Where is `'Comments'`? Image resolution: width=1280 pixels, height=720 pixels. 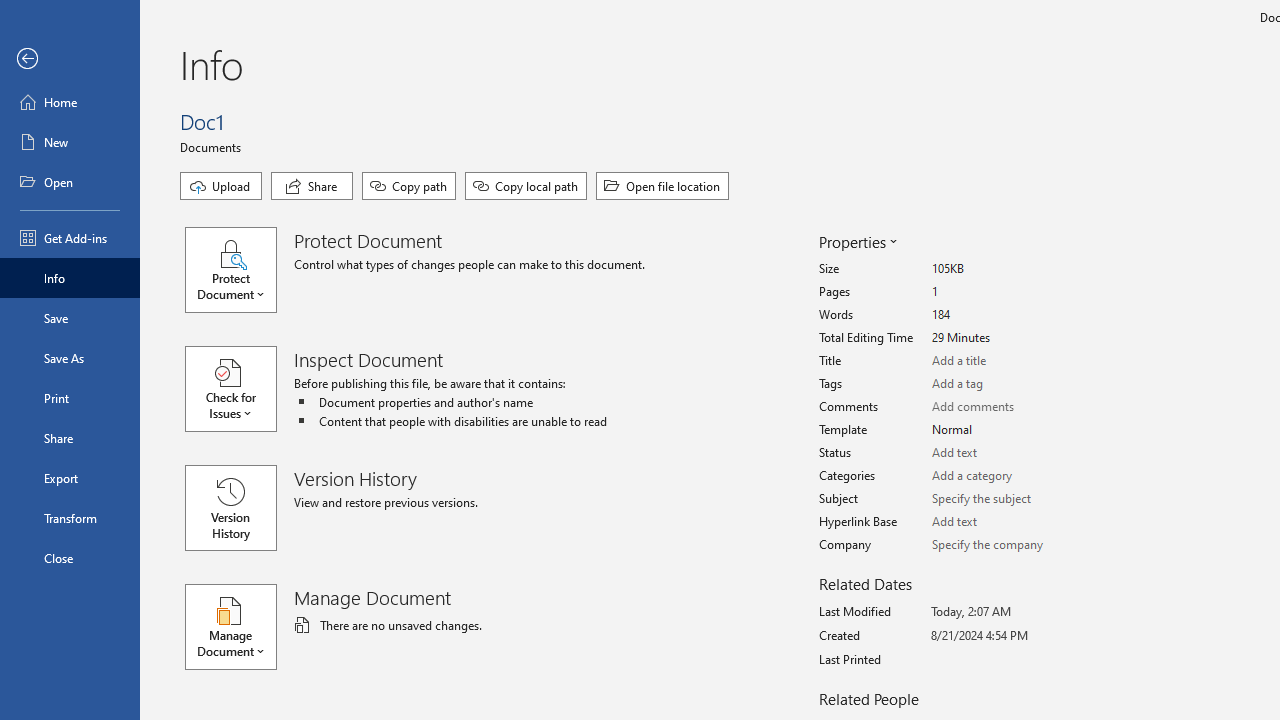 'Comments' is located at coordinates (1006, 406).